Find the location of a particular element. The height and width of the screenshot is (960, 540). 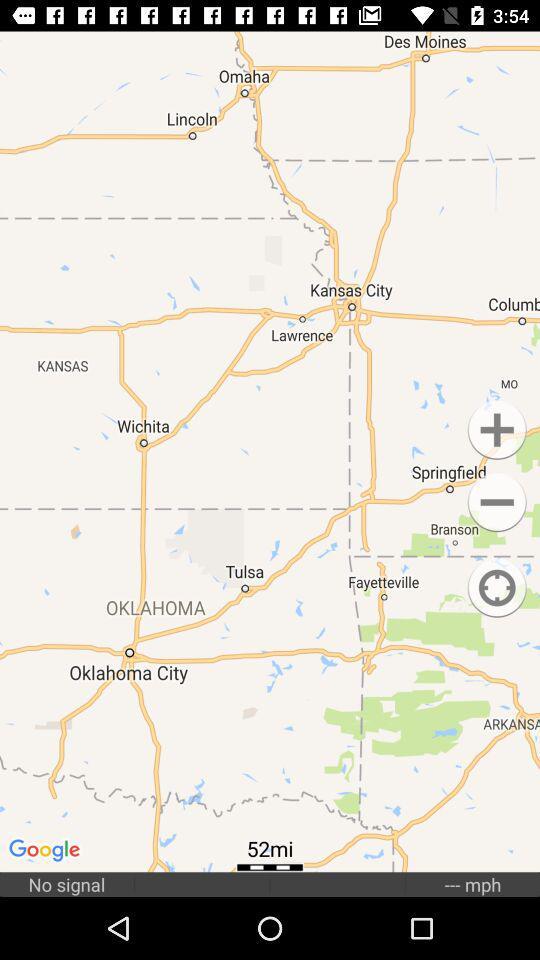

the zoom_out icon is located at coordinates (496, 501).